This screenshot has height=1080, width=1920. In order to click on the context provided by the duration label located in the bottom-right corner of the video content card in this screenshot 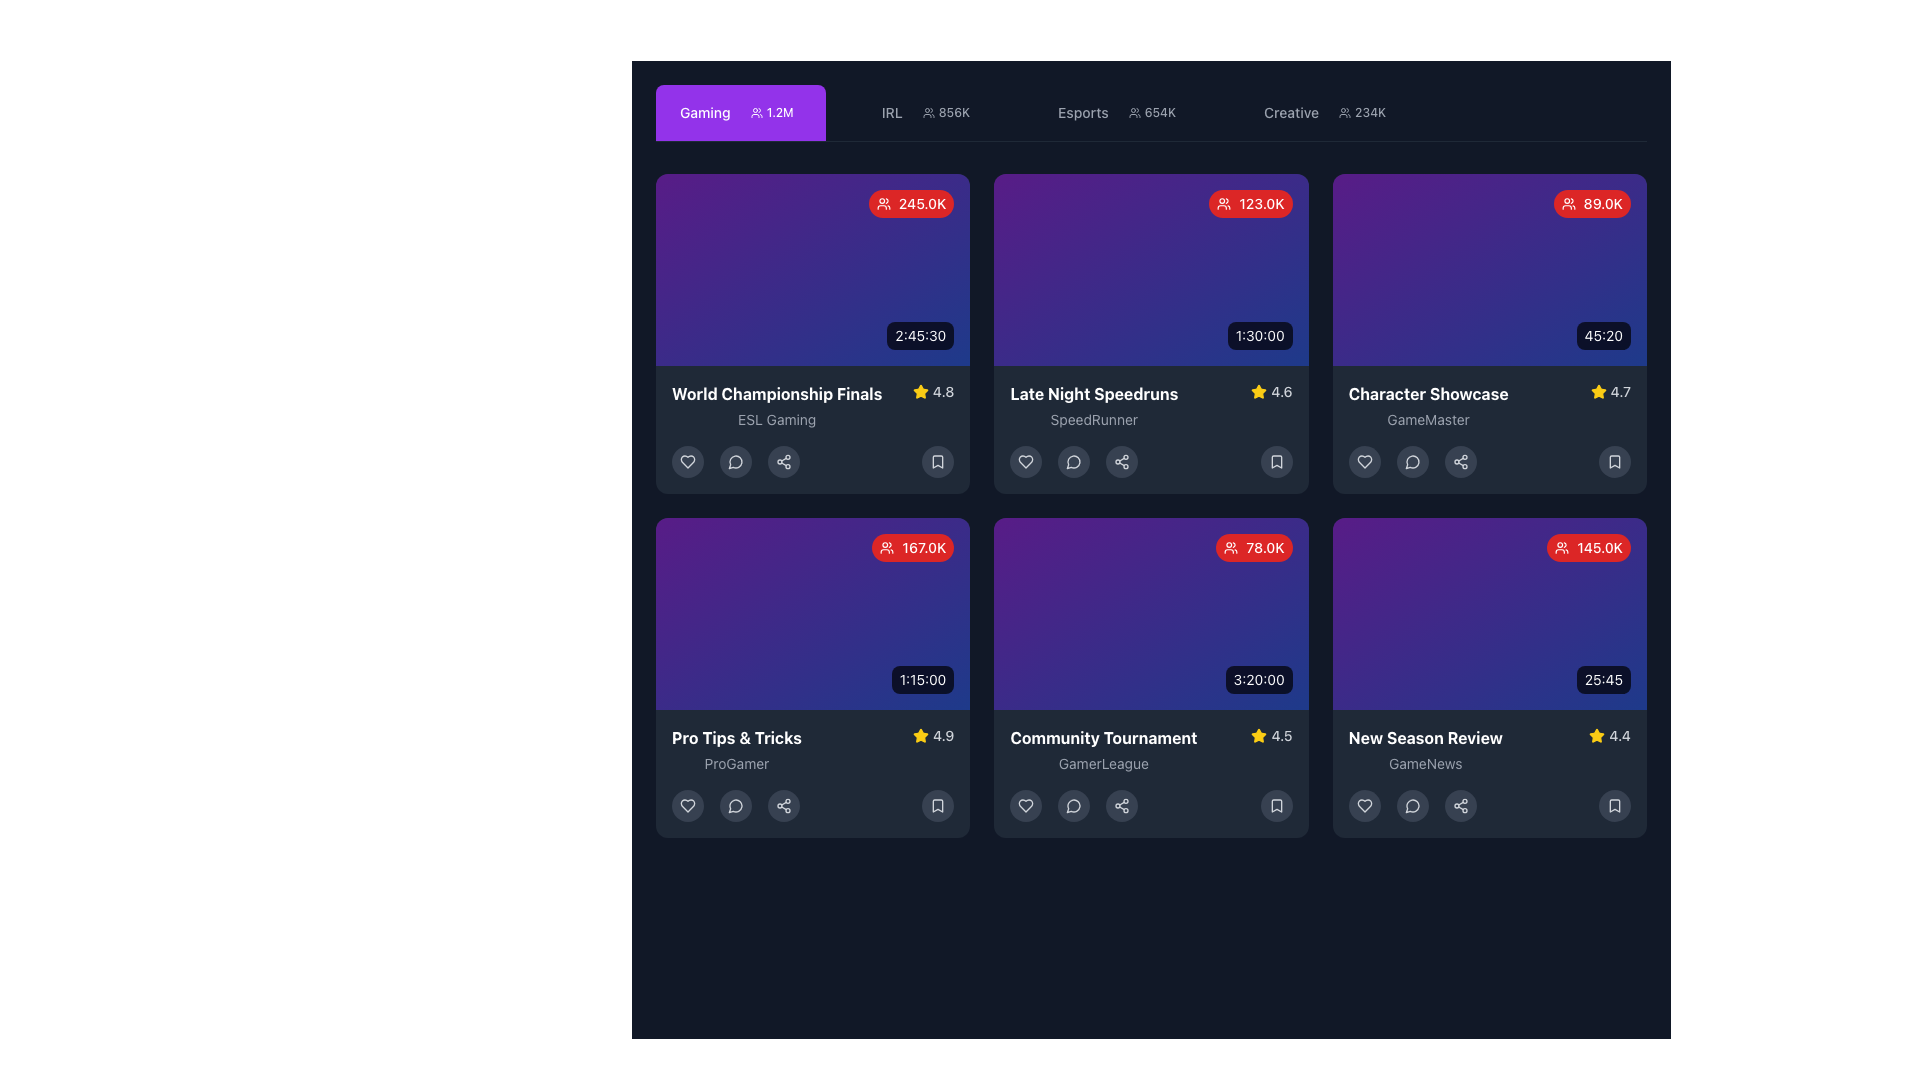, I will do `click(1258, 678)`.